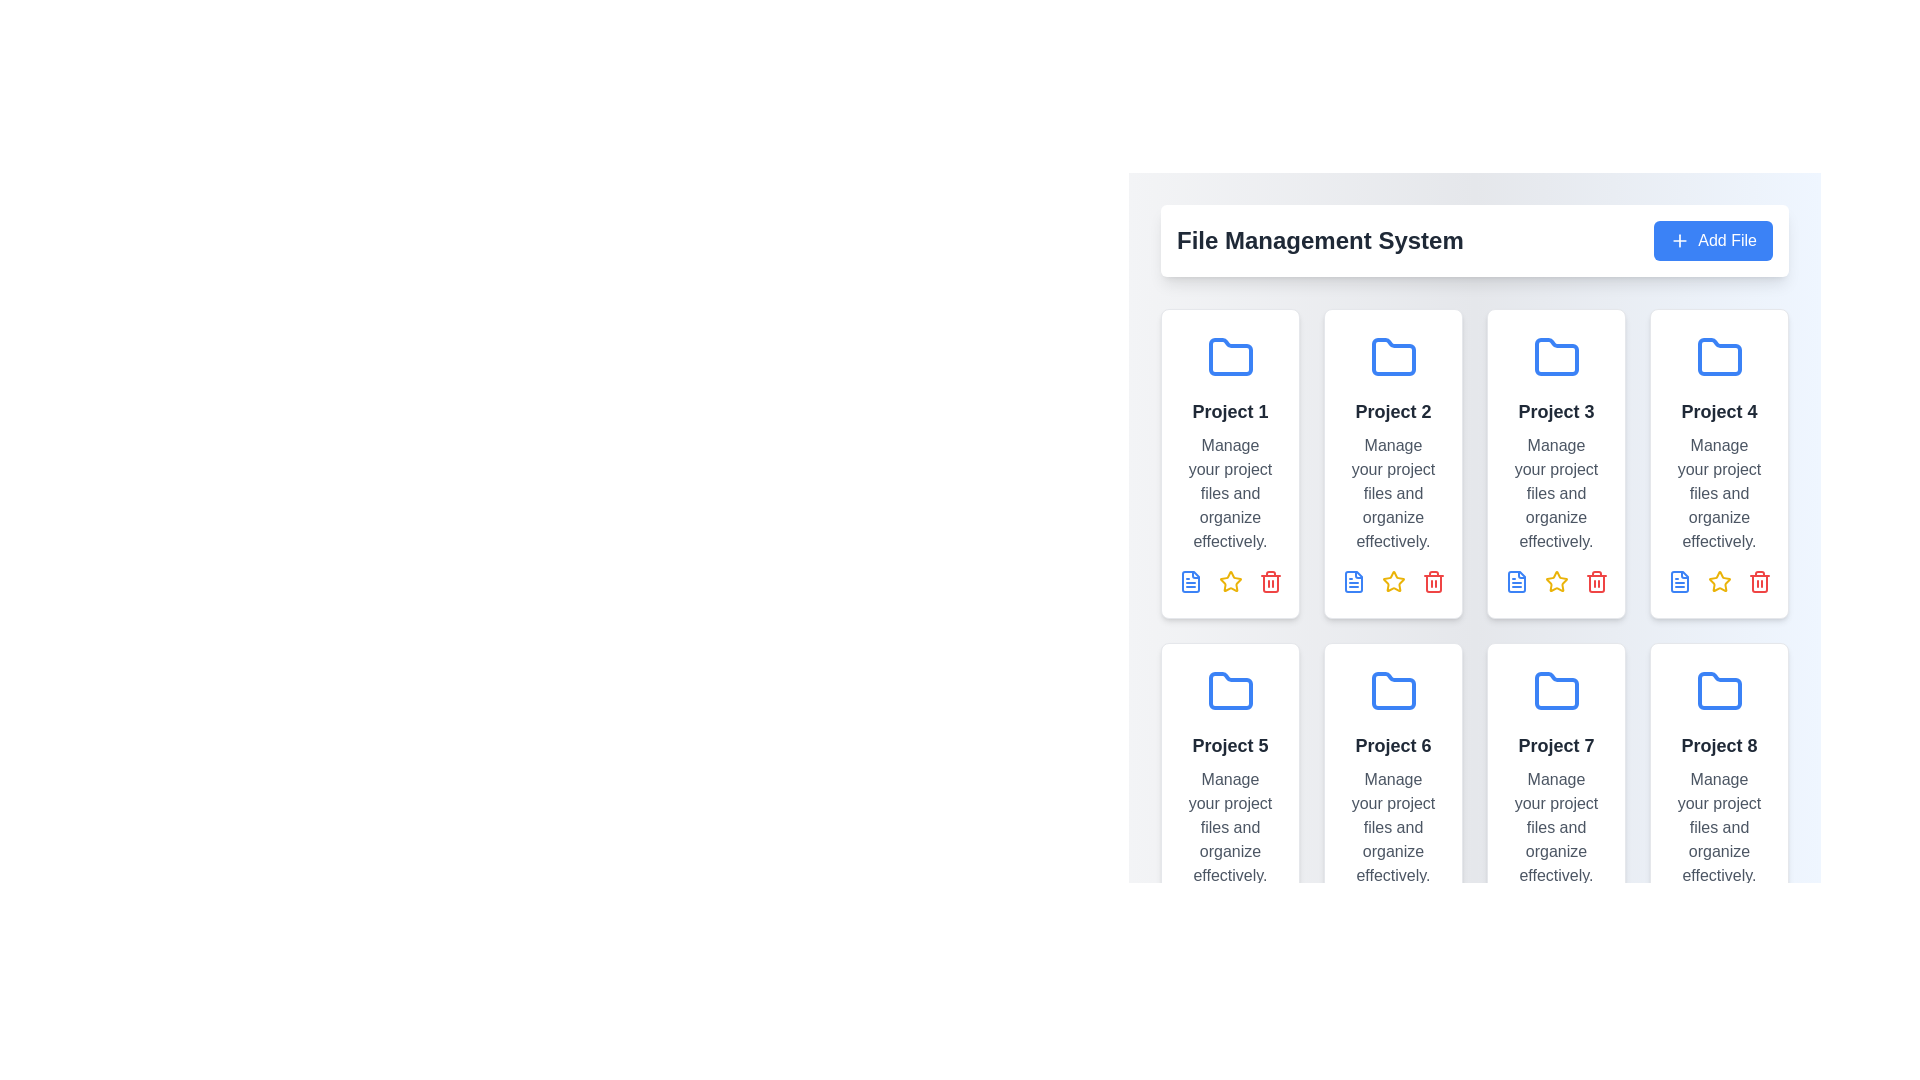 This screenshot has height=1080, width=1920. Describe the element at coordinates (1392, 689) in the screenshot. I see `the folder icon with a blue border located in the header portion of the 'Project 6' card in the second row of the grid layout` at that location.